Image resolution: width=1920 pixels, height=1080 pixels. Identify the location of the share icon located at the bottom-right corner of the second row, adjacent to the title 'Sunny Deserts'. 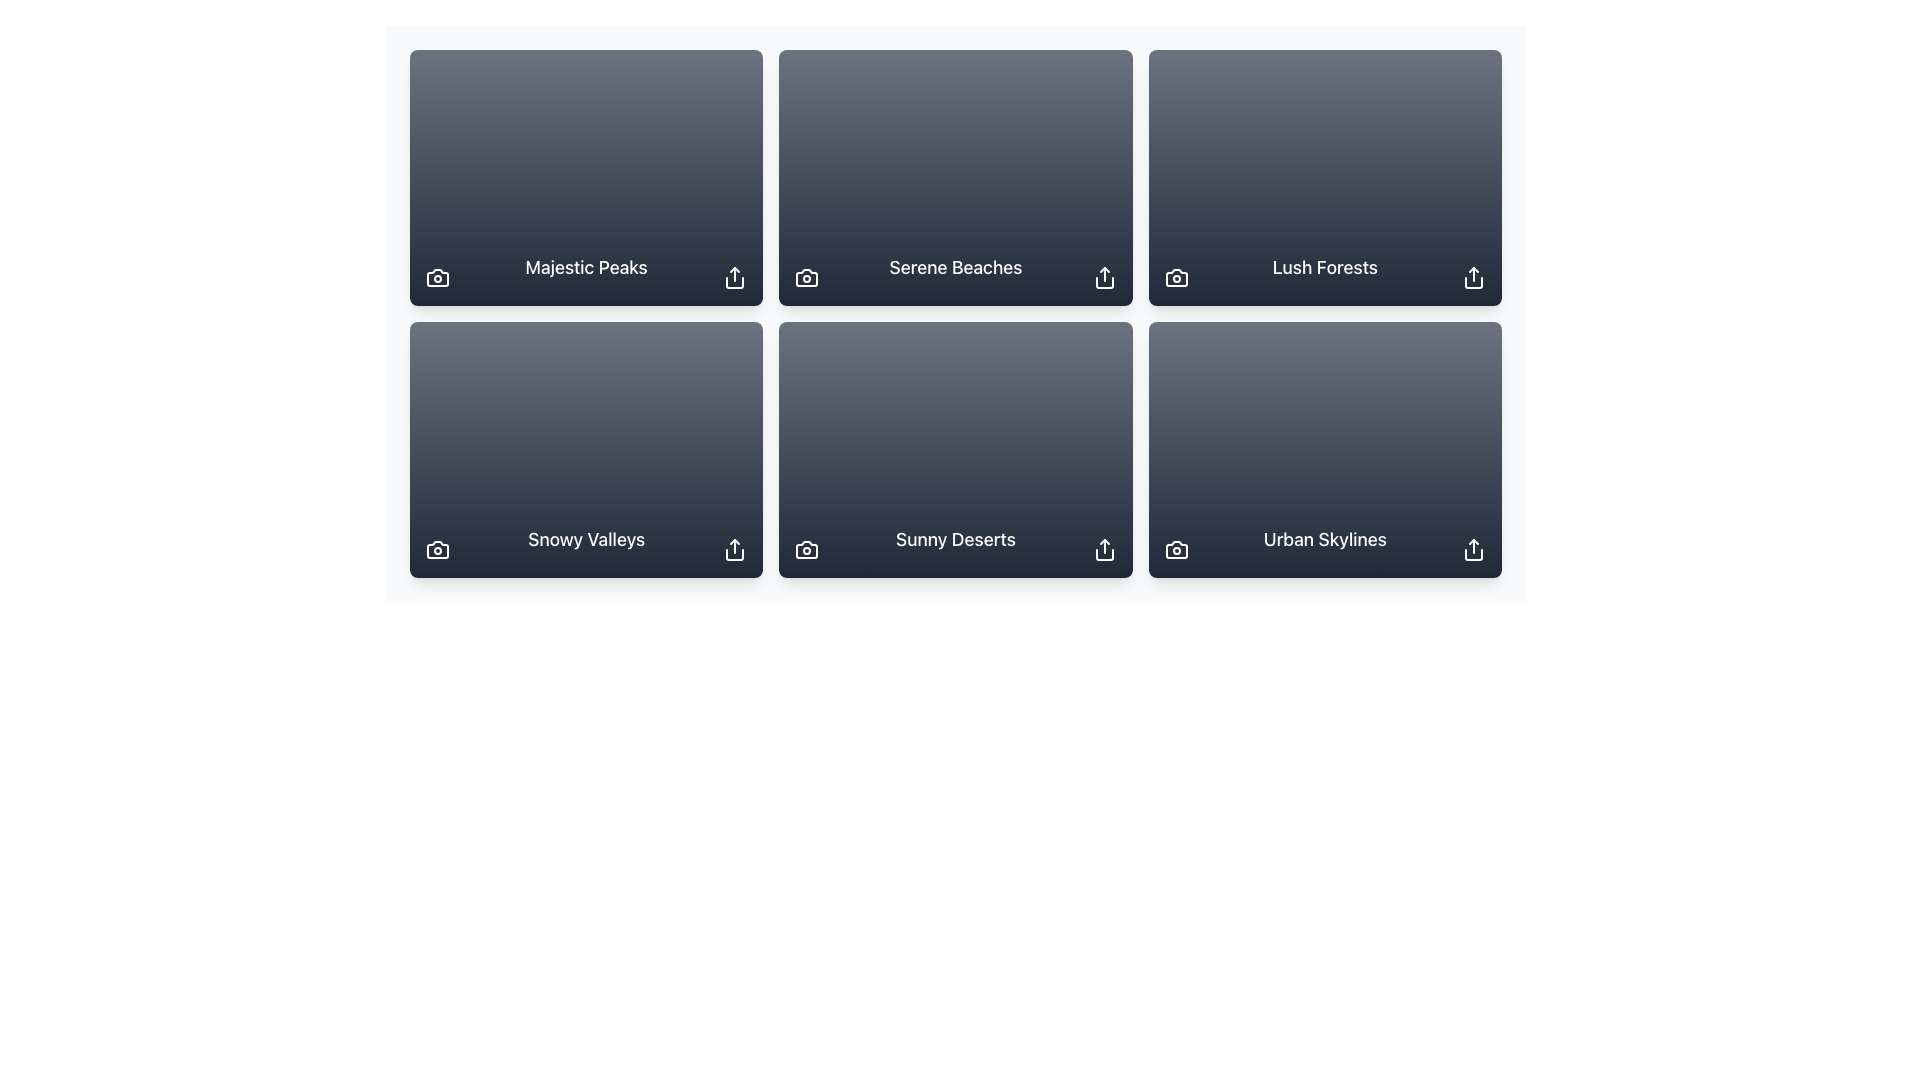
(1103, 555).